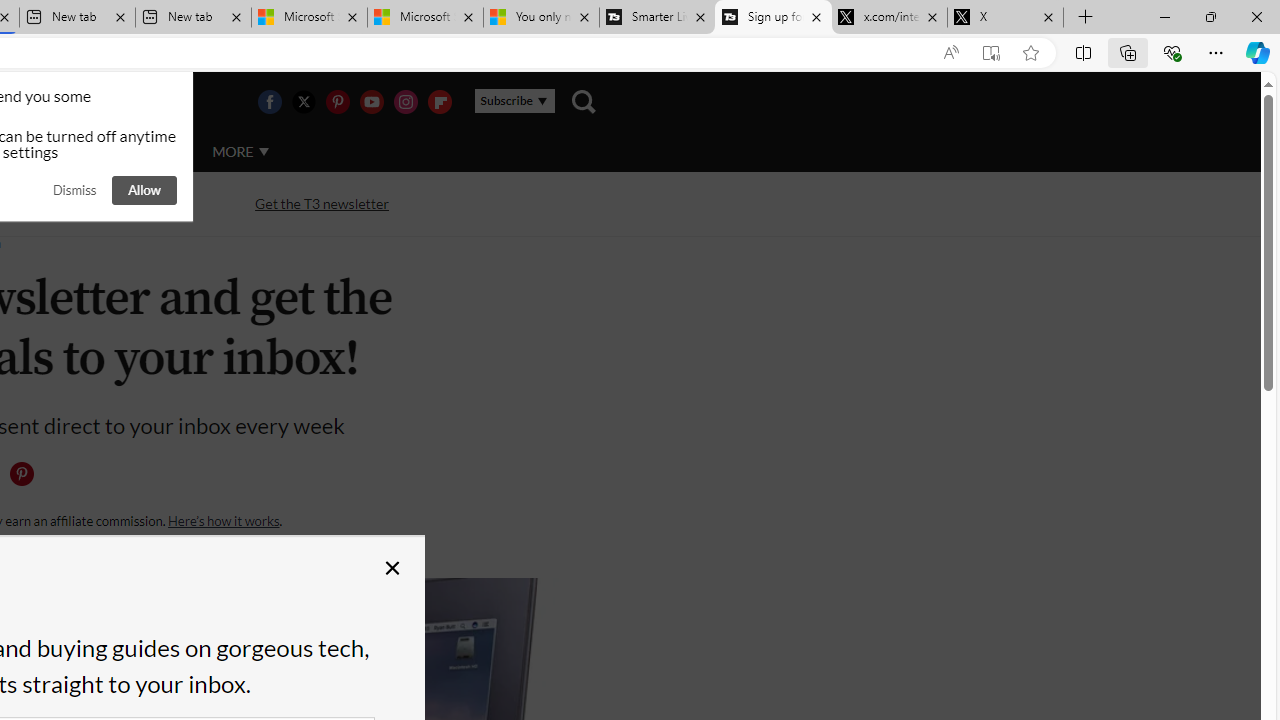 The width and height of the screenshot is (1280, 720). What do you see at coordinates (438, 101) in the screenshot?
I see `'Visit us on Flipboard'` at bounding box center [438, 101].